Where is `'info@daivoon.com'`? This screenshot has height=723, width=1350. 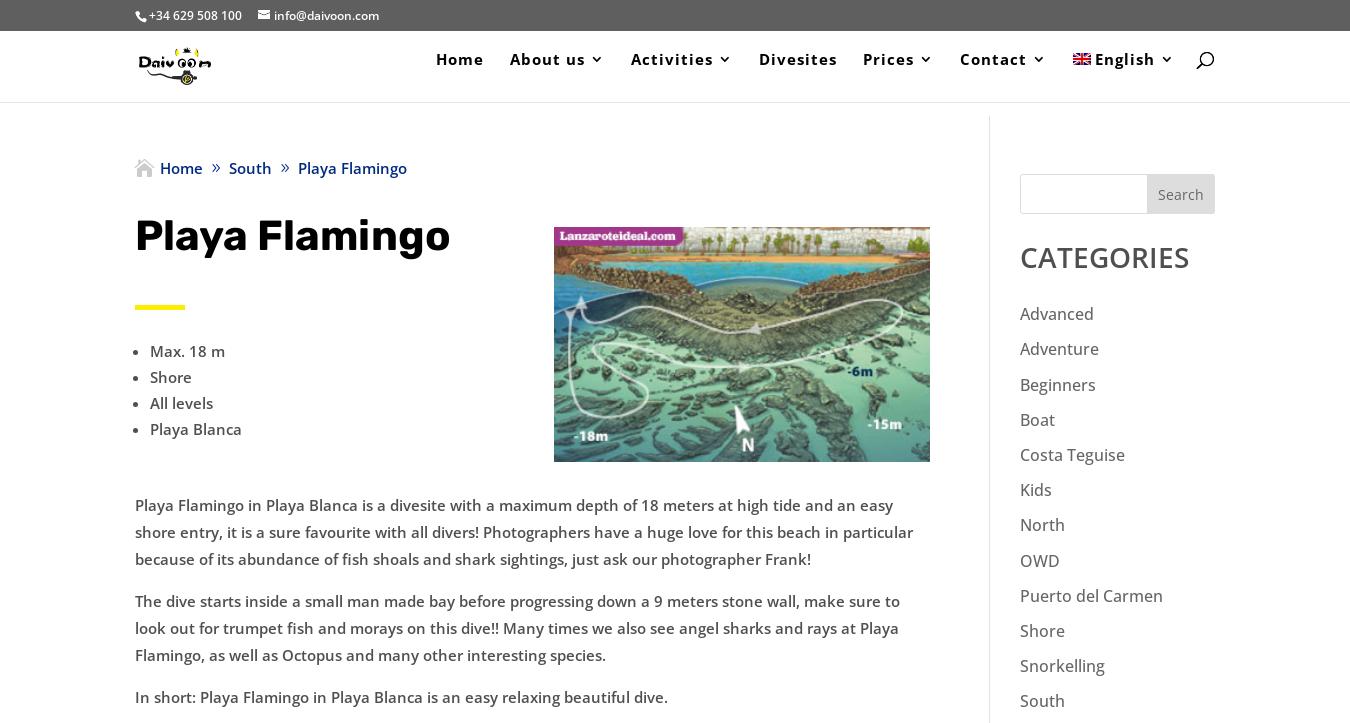
'info@daivoon.com' is located at coordinates (325, 15).